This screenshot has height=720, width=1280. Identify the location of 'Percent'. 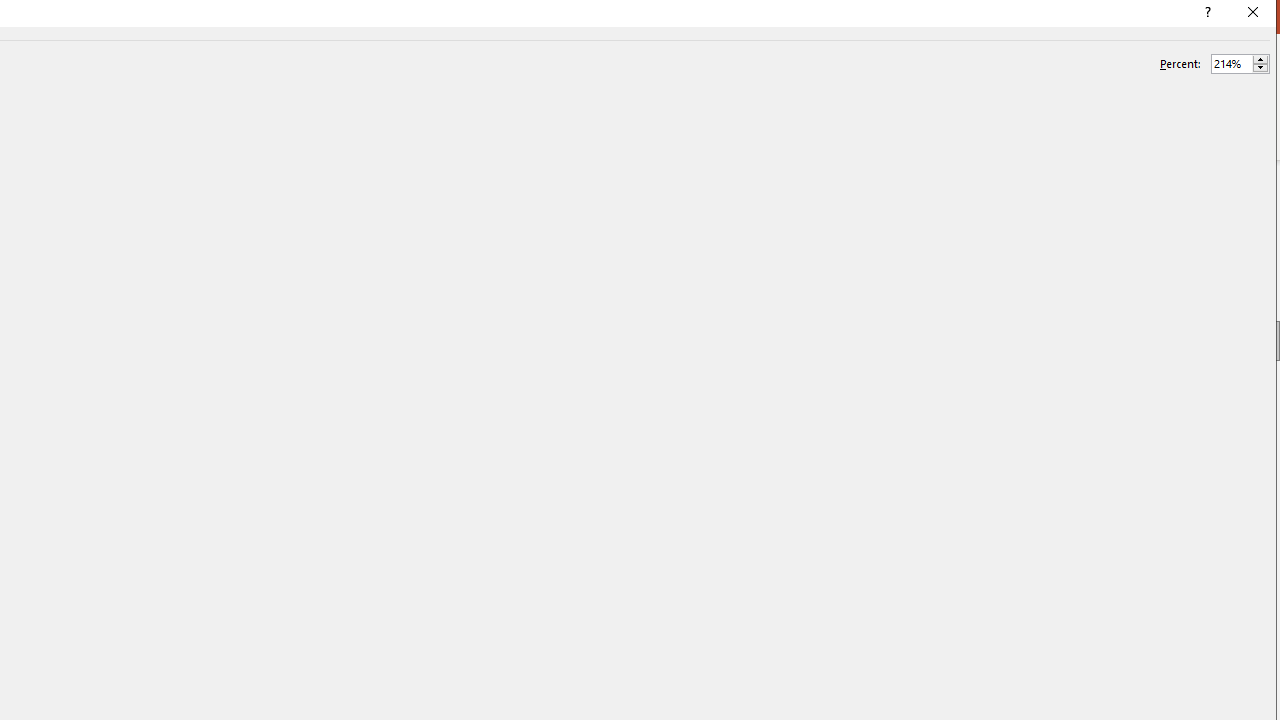
(1231, 62).